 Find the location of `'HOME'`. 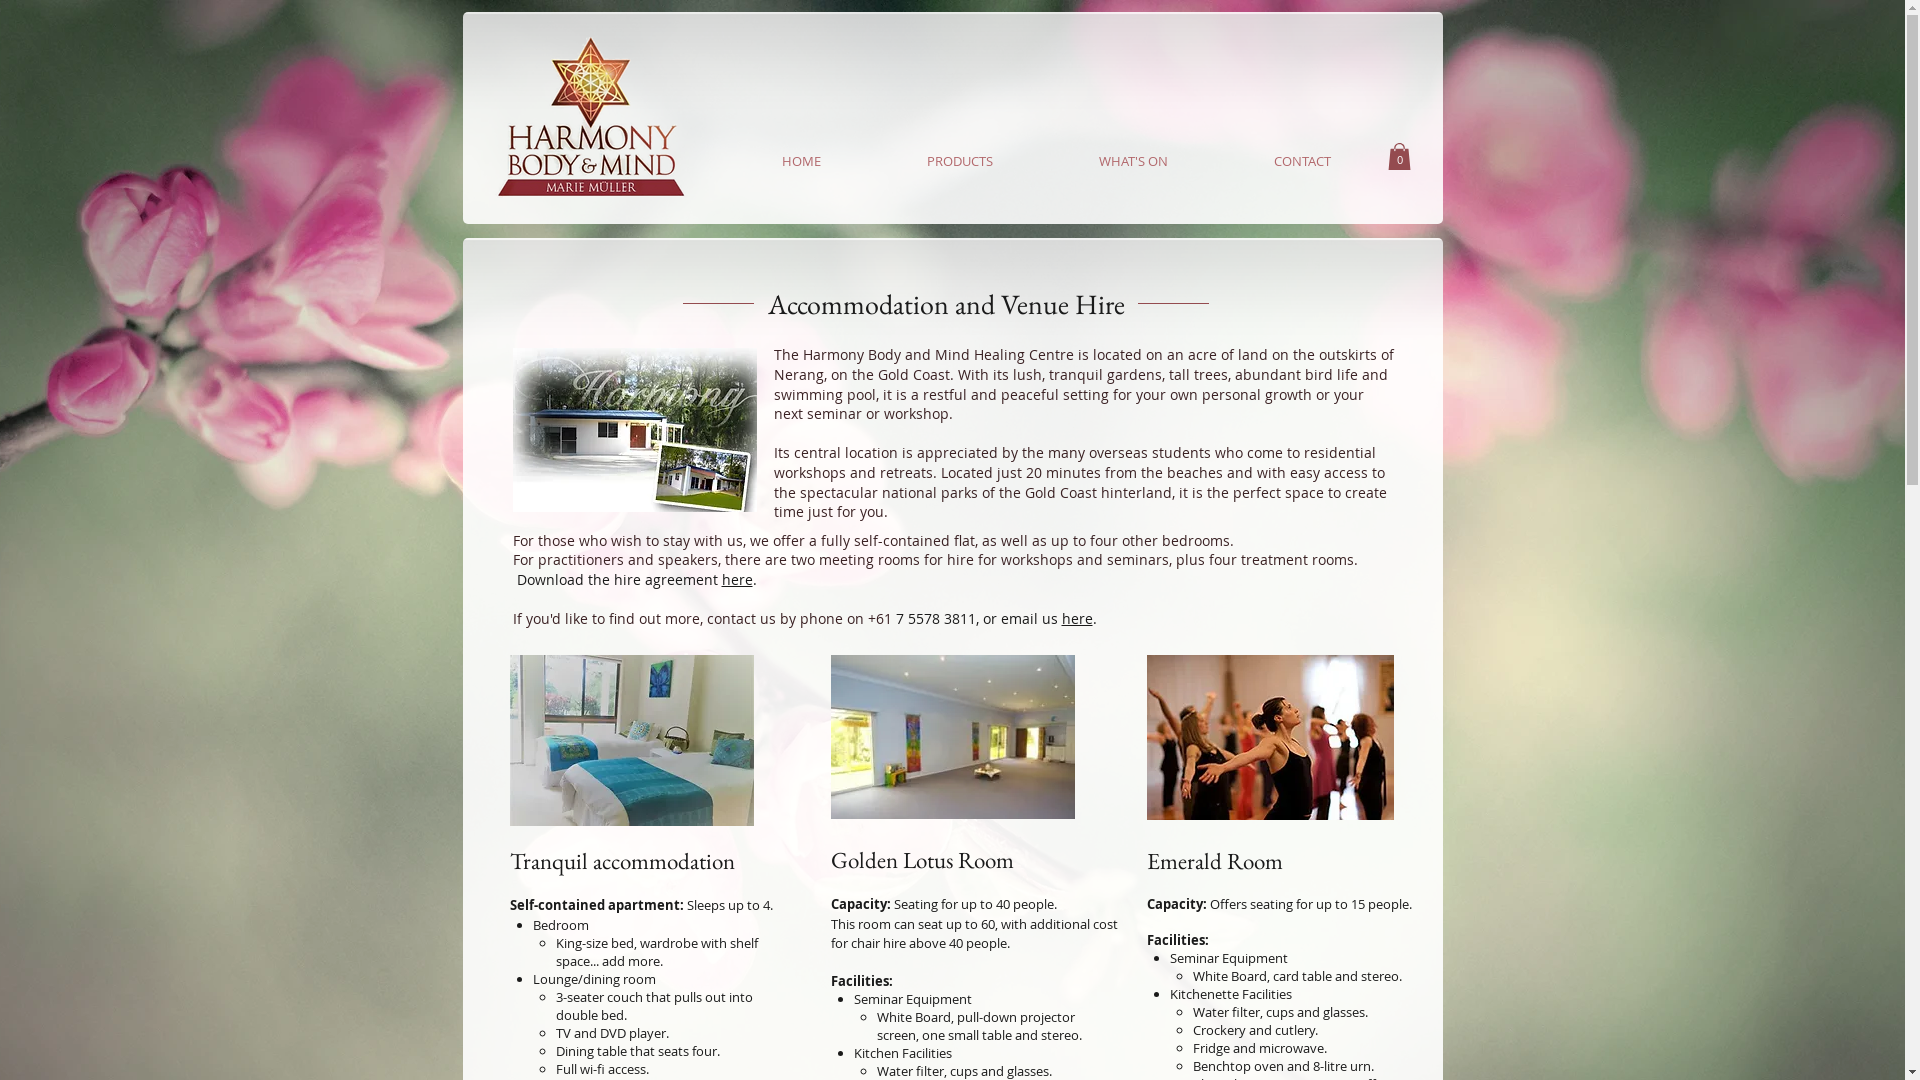

'HOME' is located at coordinates (727, 160).